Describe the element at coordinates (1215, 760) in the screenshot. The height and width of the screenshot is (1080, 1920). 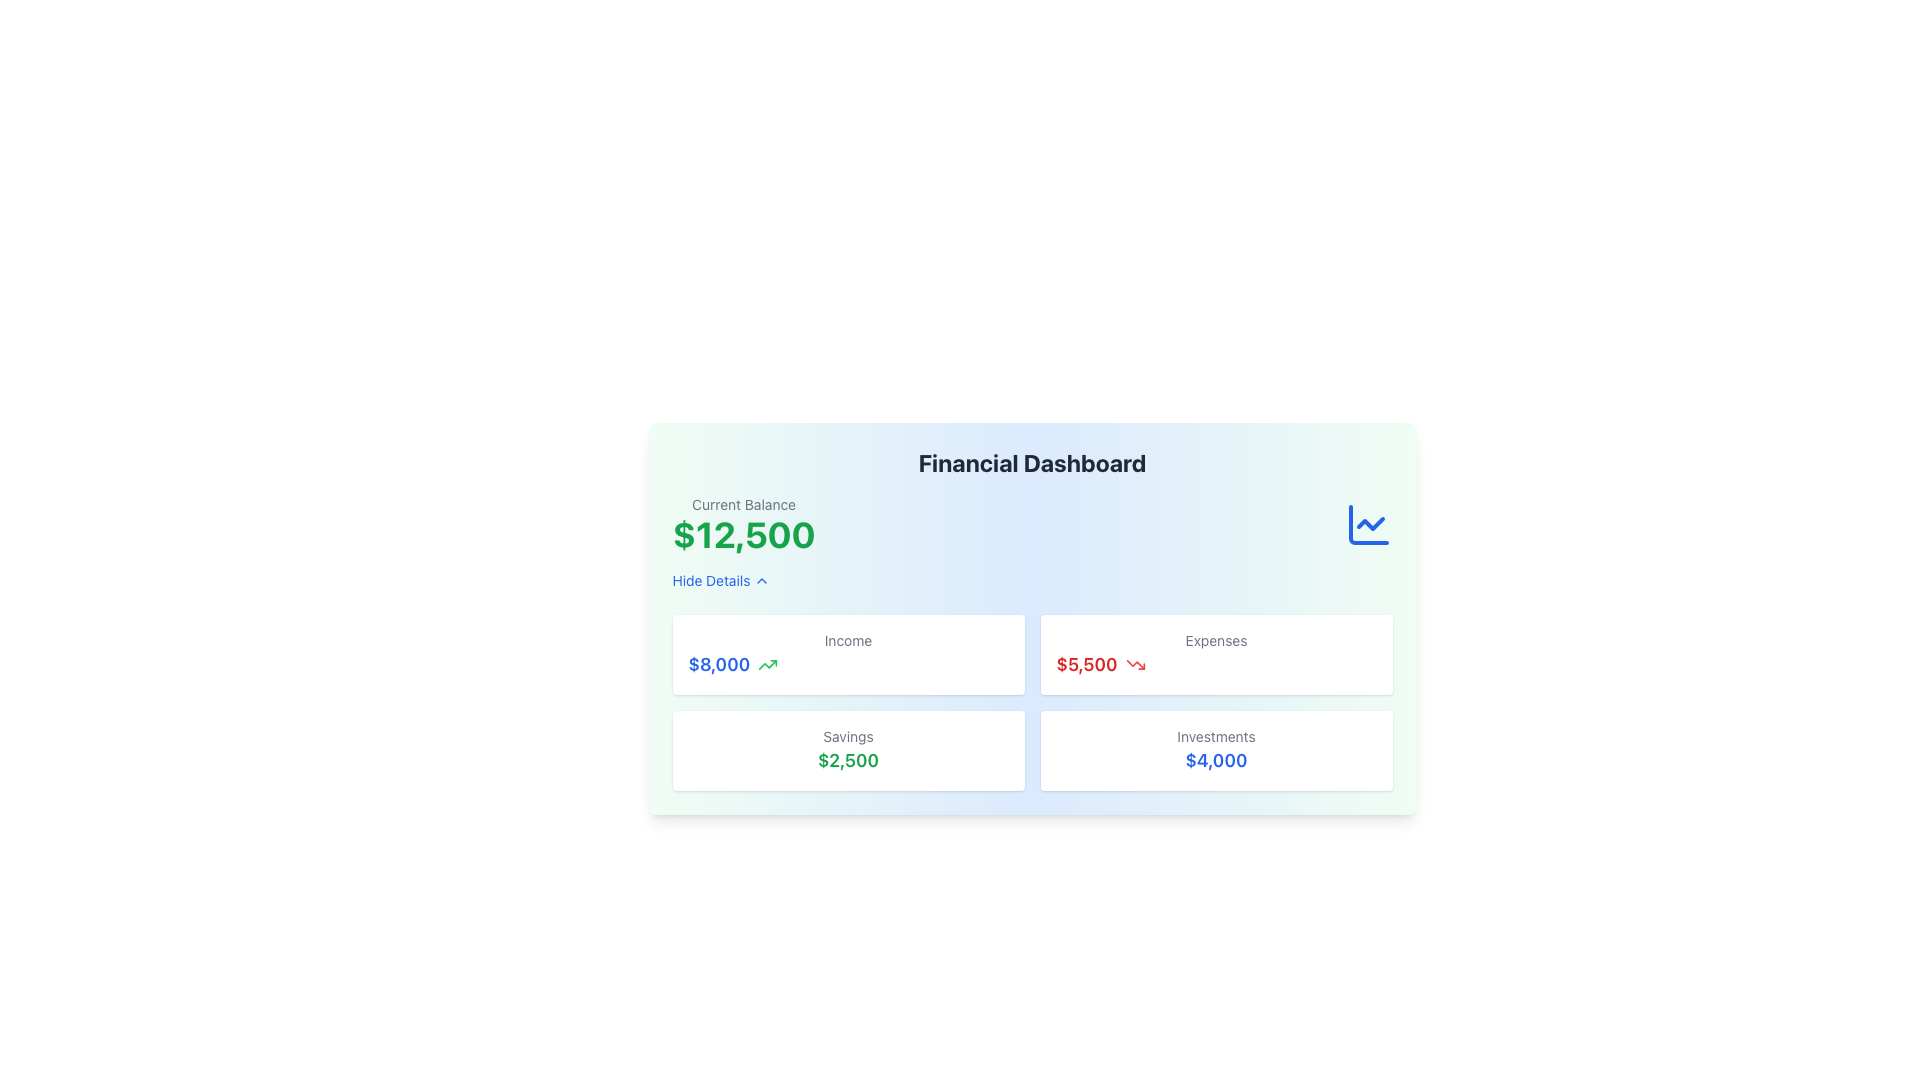
I see `the monetary value display of '$4,000' which is styled in bold, large blue font, located below the 'Investments' label in the lower-right card of the dashboard` at that location.